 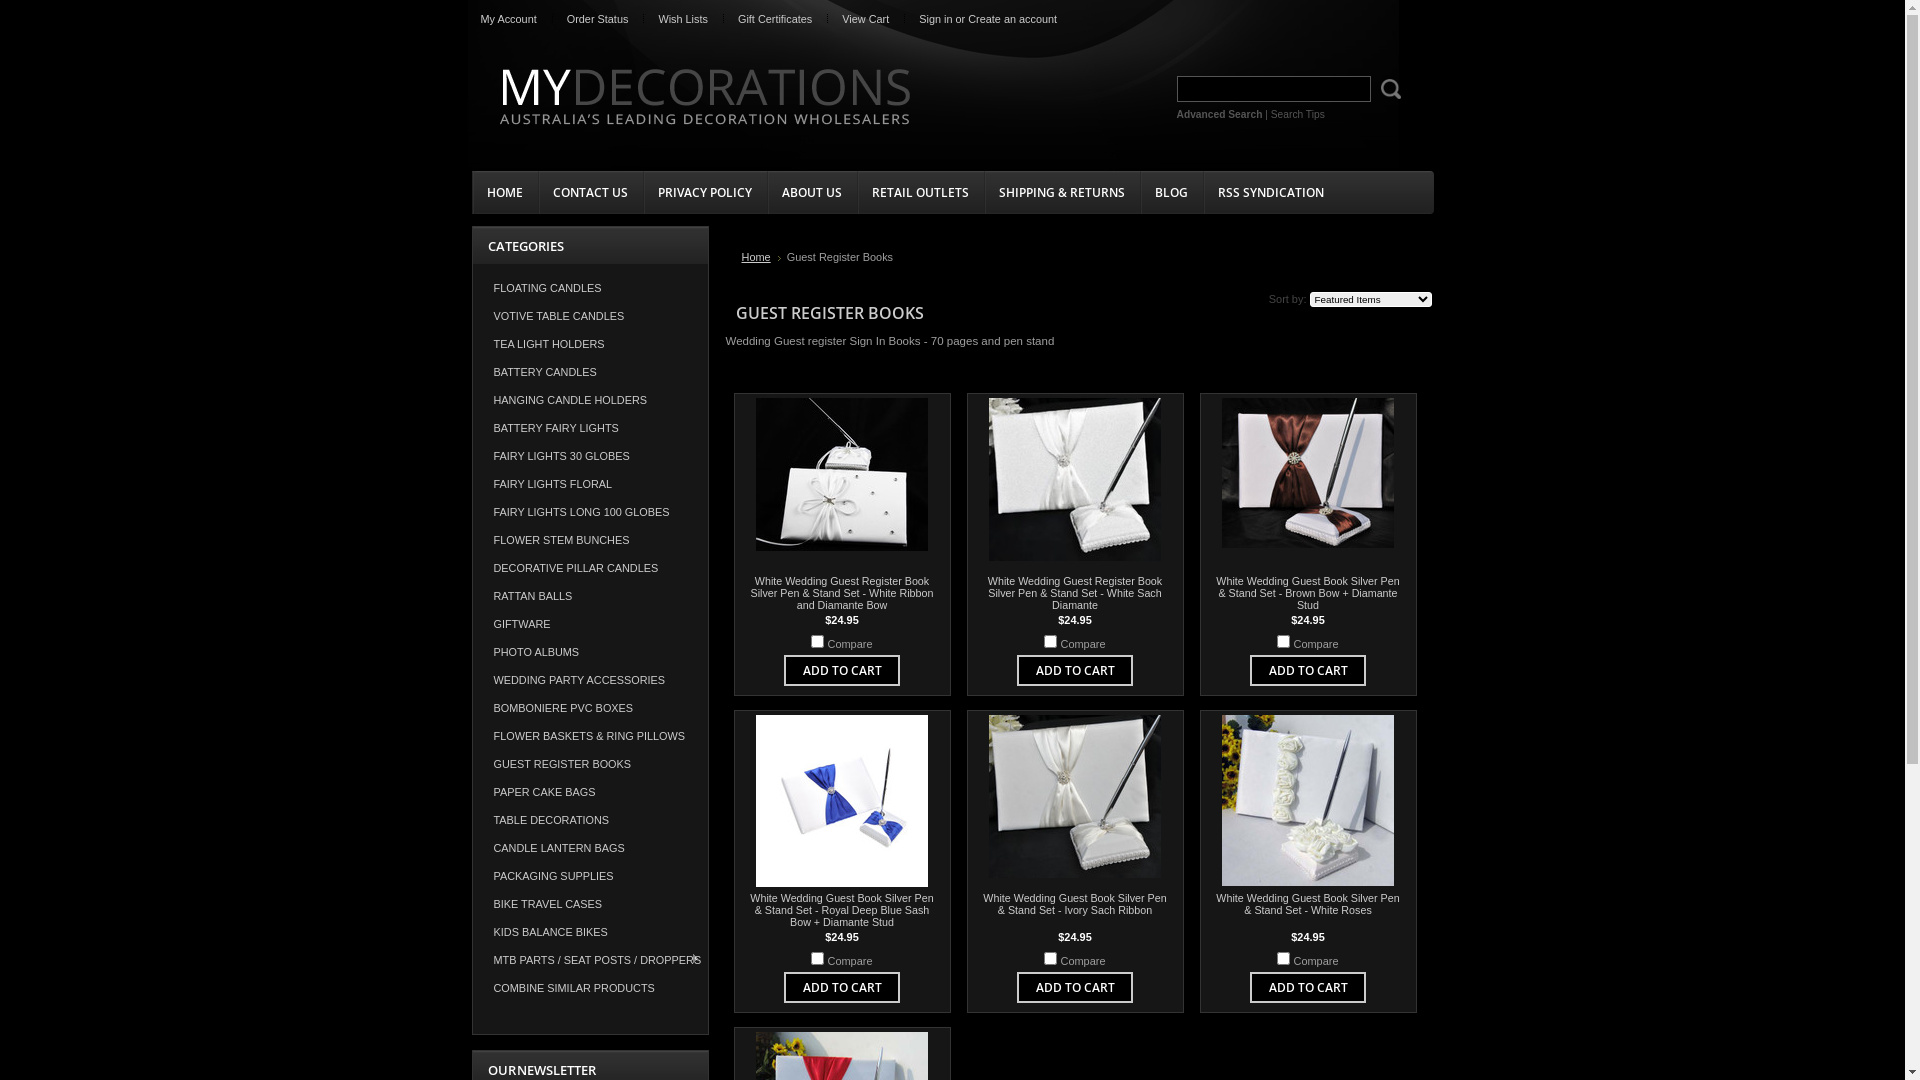 I want to click on 'RETAIL OUTLETS', so click(x=855, y=192).